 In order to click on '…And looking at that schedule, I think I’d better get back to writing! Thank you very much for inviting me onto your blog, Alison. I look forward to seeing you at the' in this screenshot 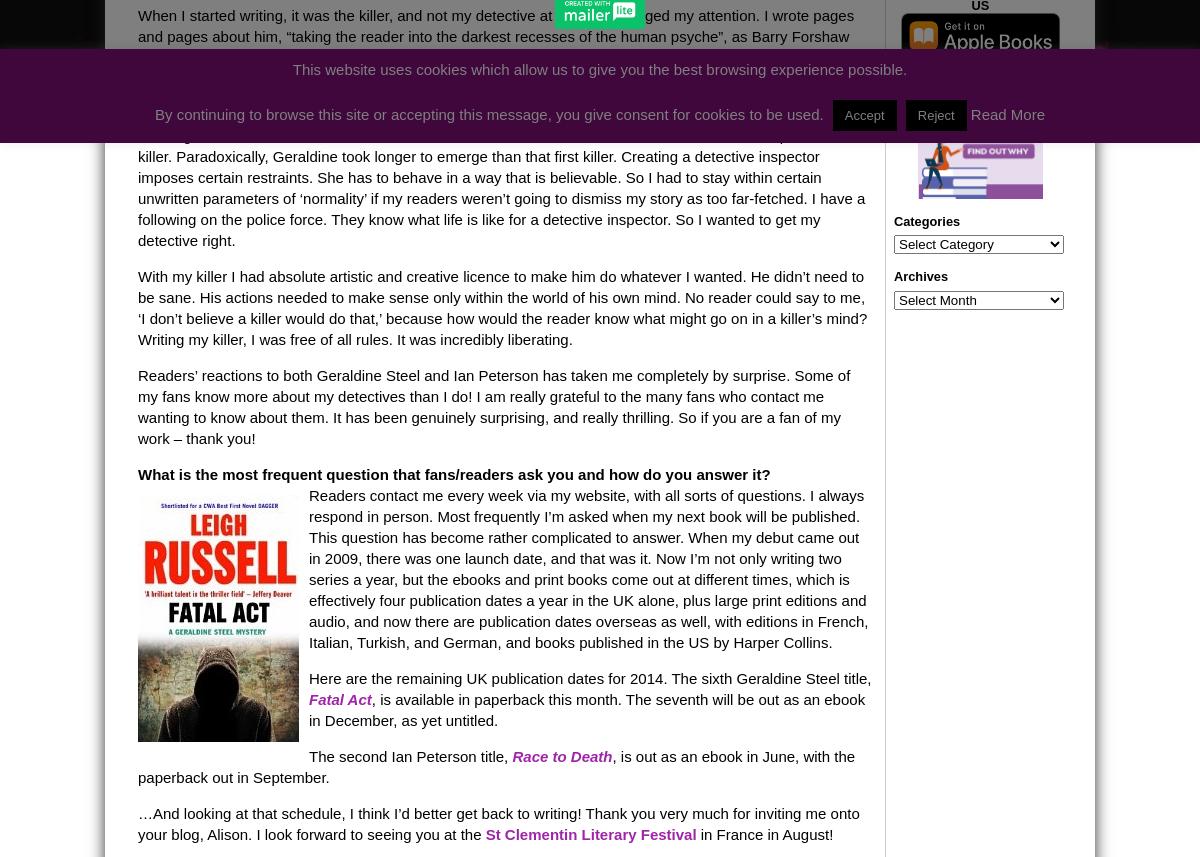, I will do `click(497, 821)`.